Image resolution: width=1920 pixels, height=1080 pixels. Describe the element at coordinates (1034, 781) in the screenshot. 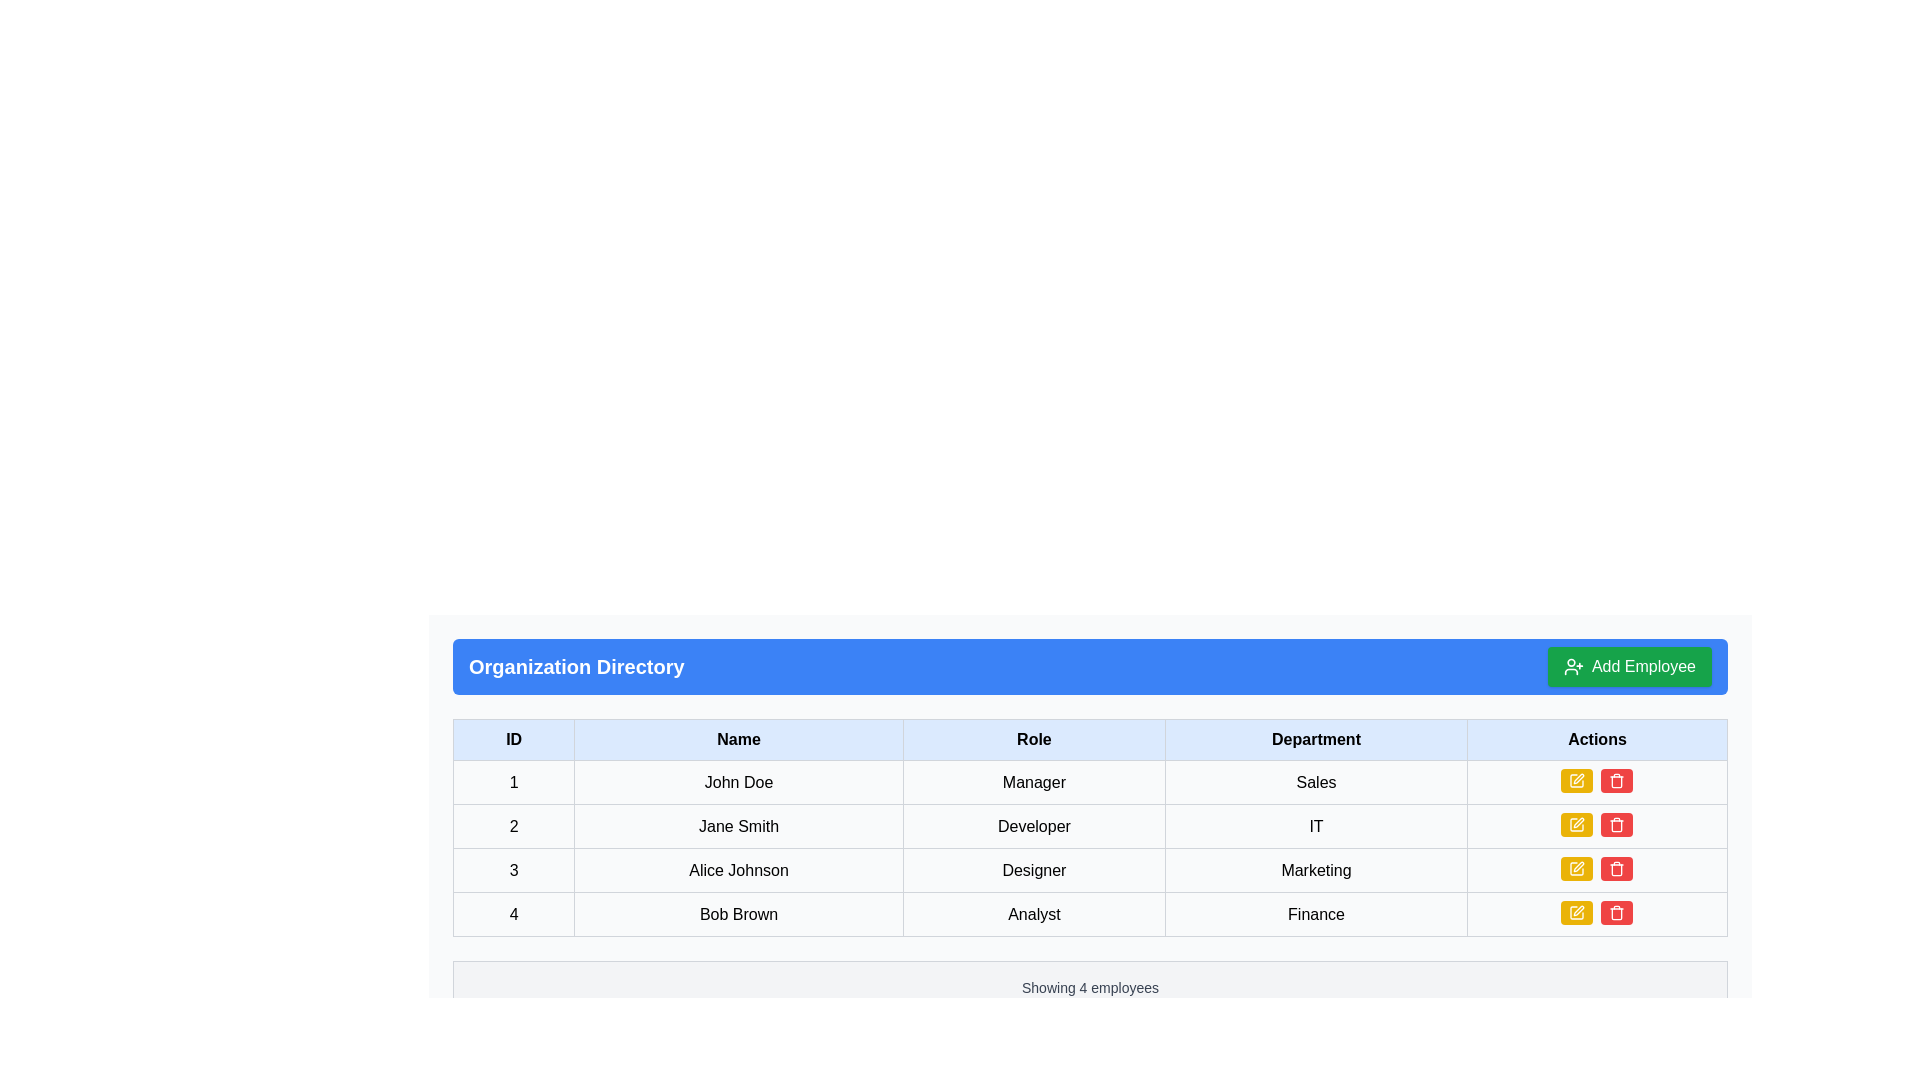

I see `text content of the 'Manager' text label located in the Role column of the table, positioned between the Name and Department columns` at that location.